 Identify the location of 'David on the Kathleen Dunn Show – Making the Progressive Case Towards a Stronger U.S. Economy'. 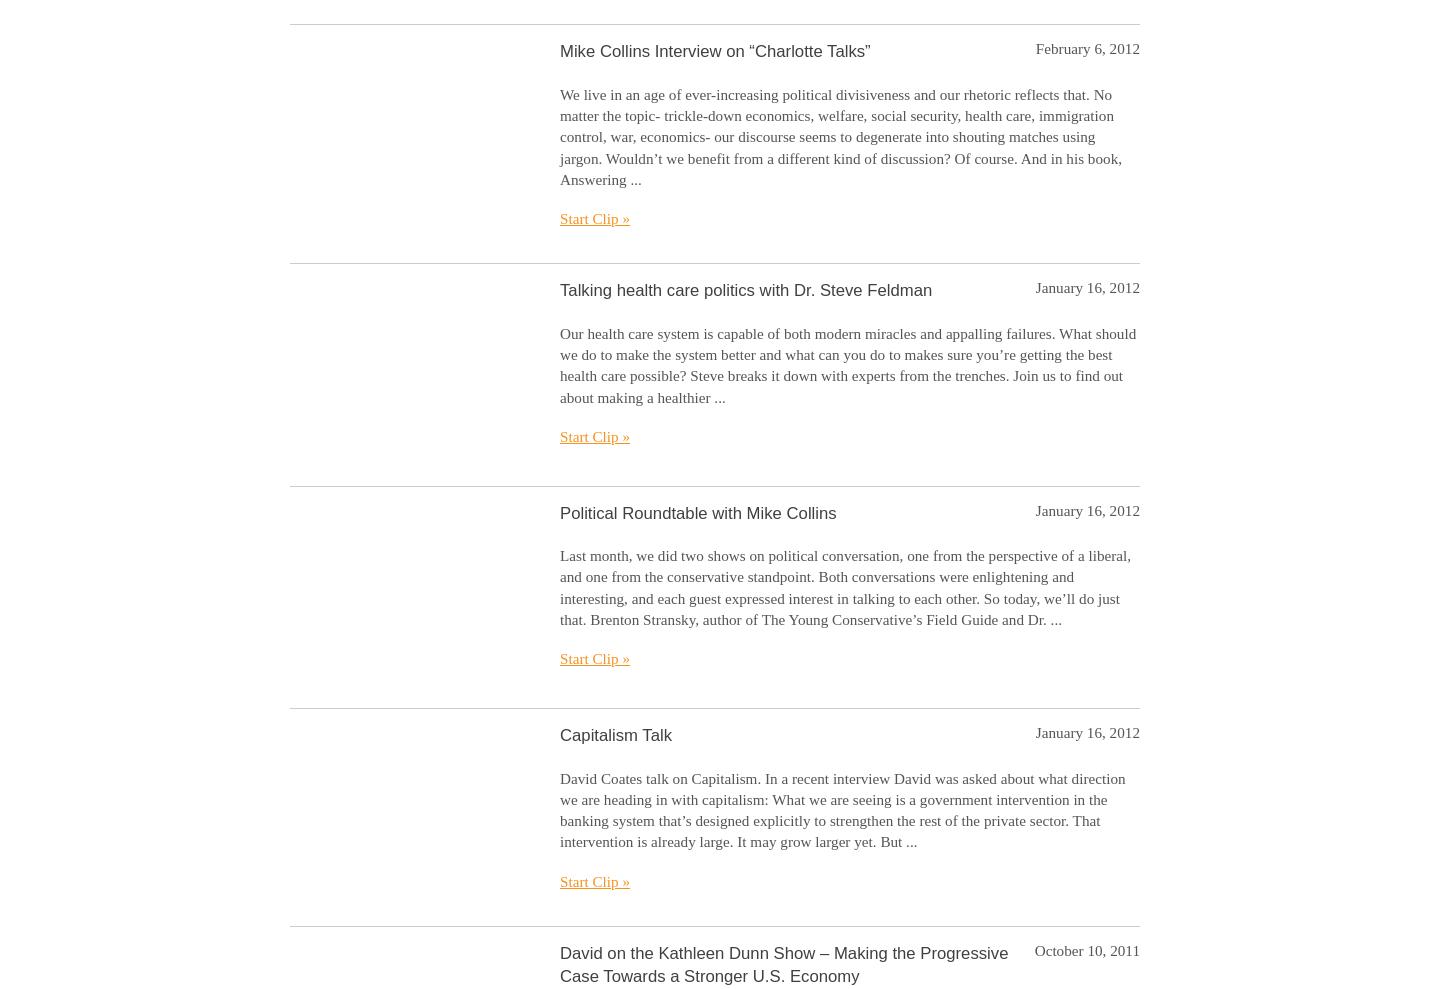
(783, 964).